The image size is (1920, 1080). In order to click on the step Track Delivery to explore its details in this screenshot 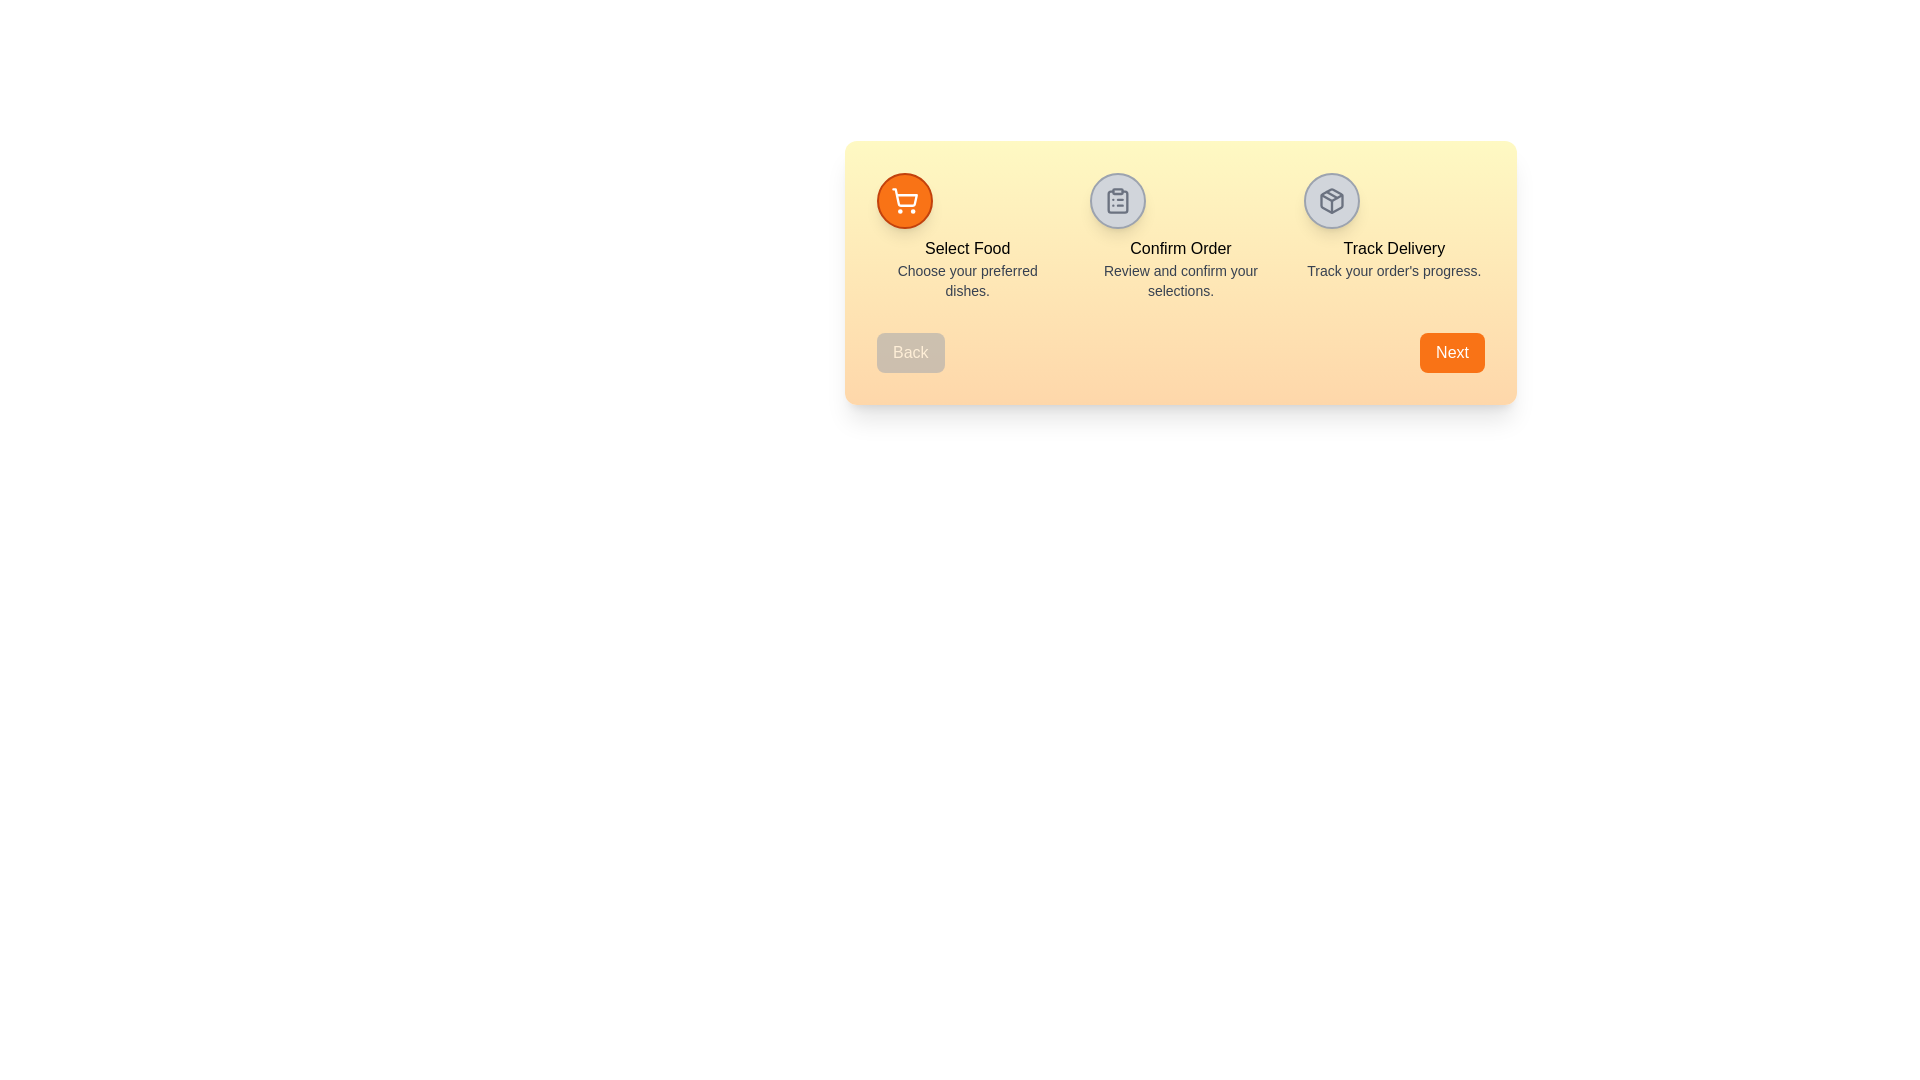, I will do `click(1330, 200)`.